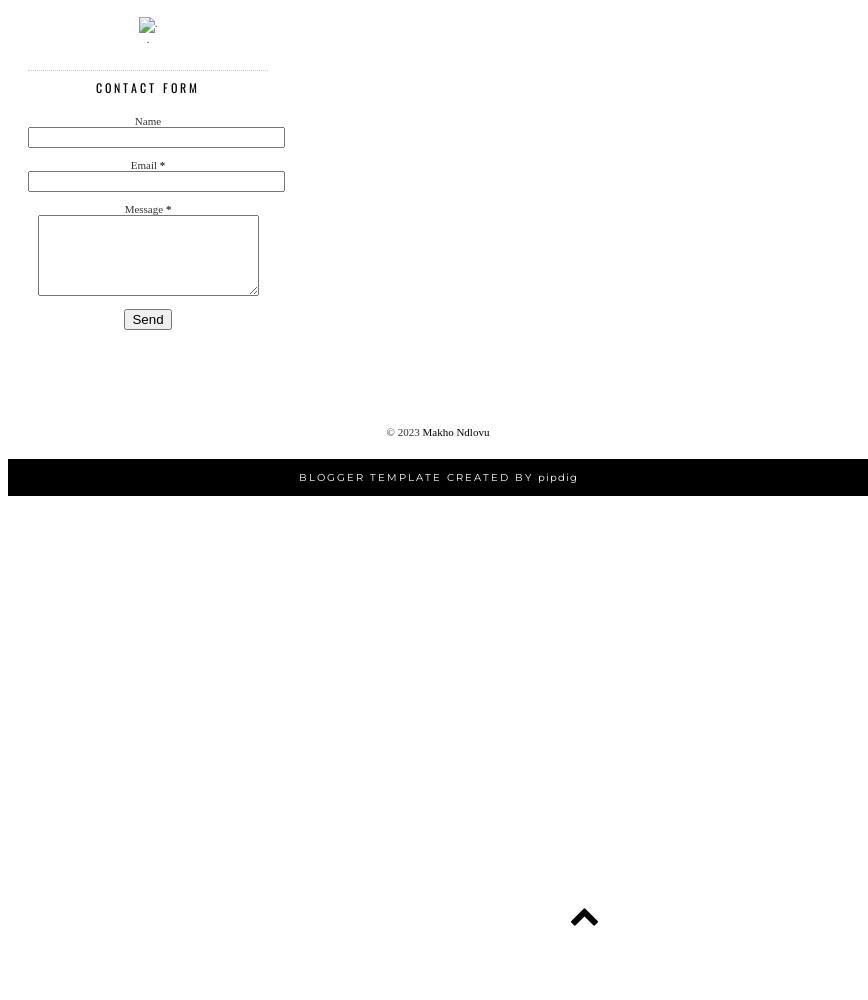 The width and height of the screenshot is (868, 1000). Describe the element at coordinates (409, 432) in the screenshot. I see `'2023'` at that location.